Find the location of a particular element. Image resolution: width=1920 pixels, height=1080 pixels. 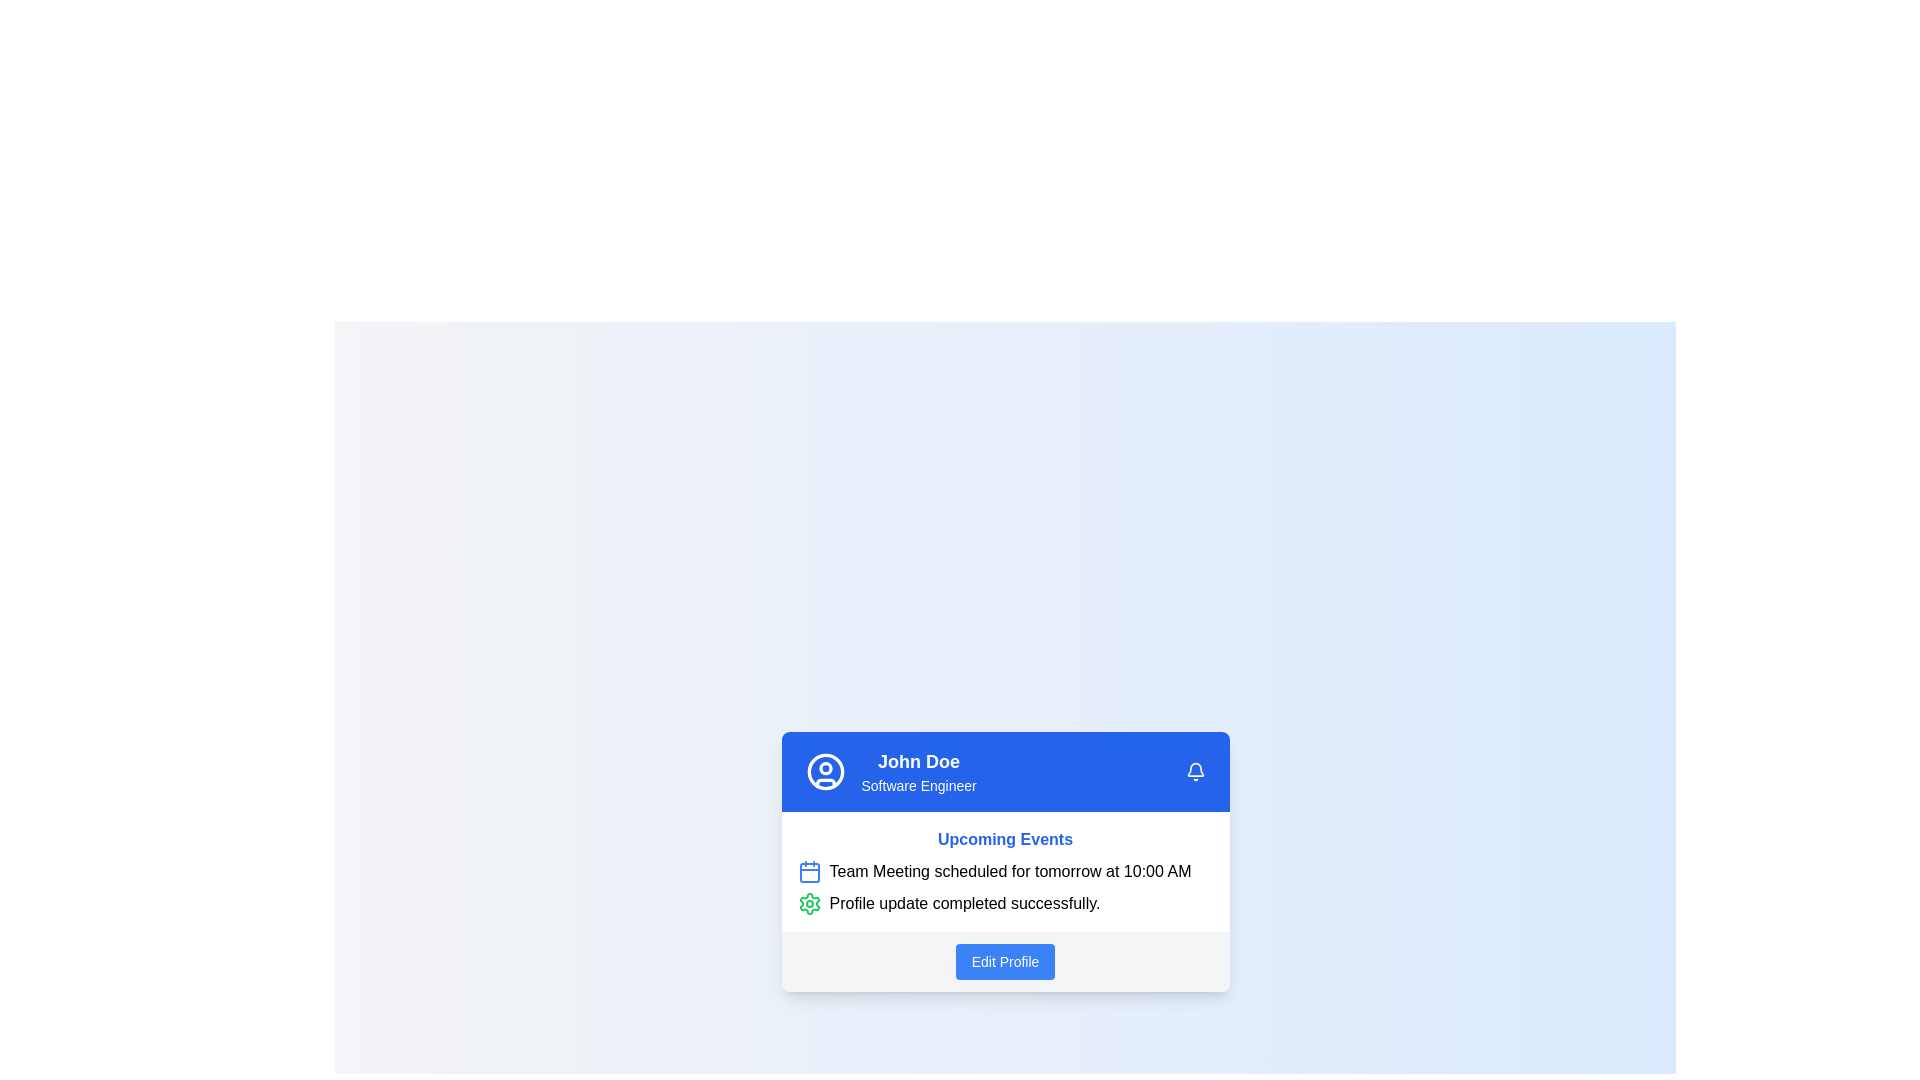

the profile editing button located at the center bottom of the white card section is located at coordinates (1005, 960).